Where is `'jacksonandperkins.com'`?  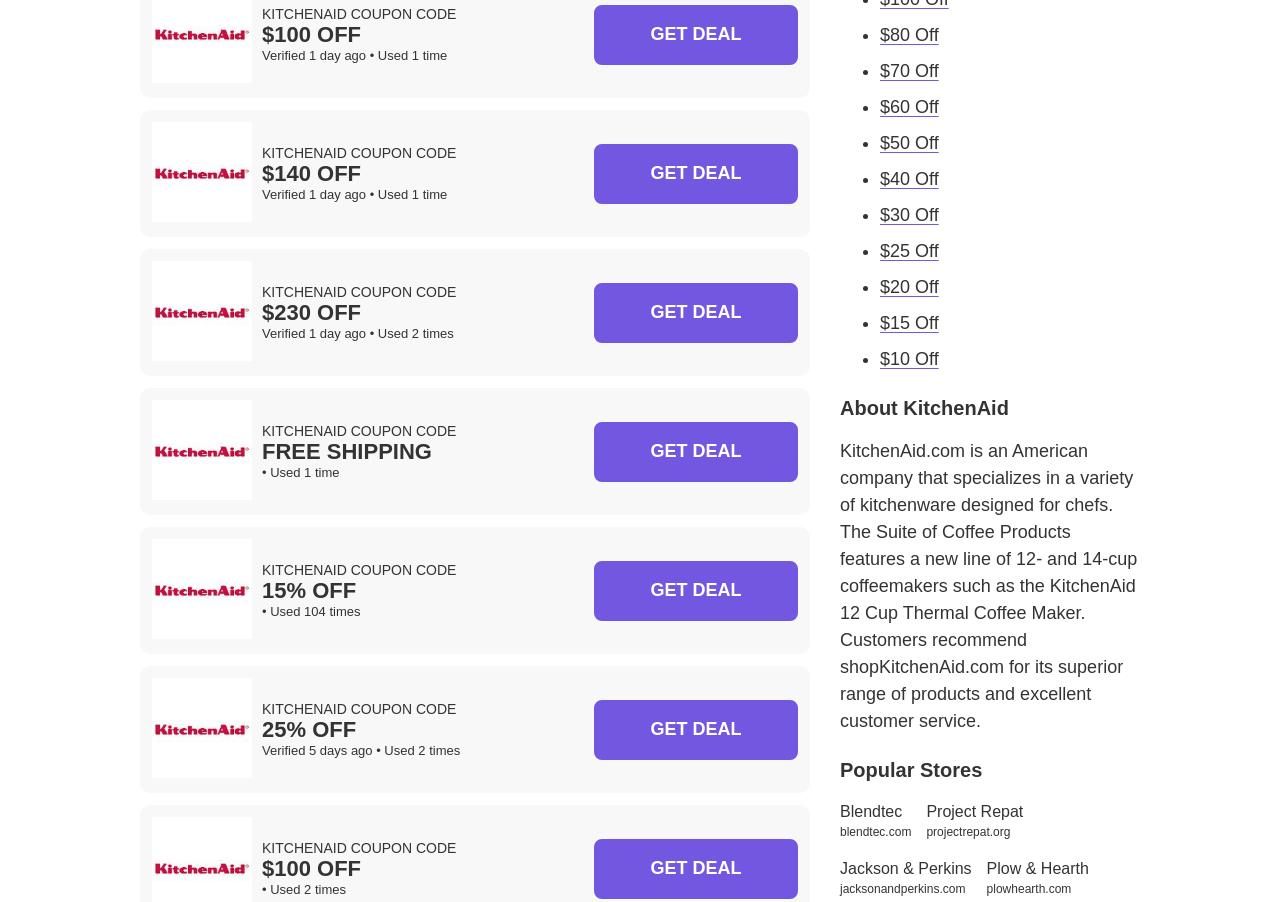 'jacksonandperkins.com' is located at coordinates (901, 888).